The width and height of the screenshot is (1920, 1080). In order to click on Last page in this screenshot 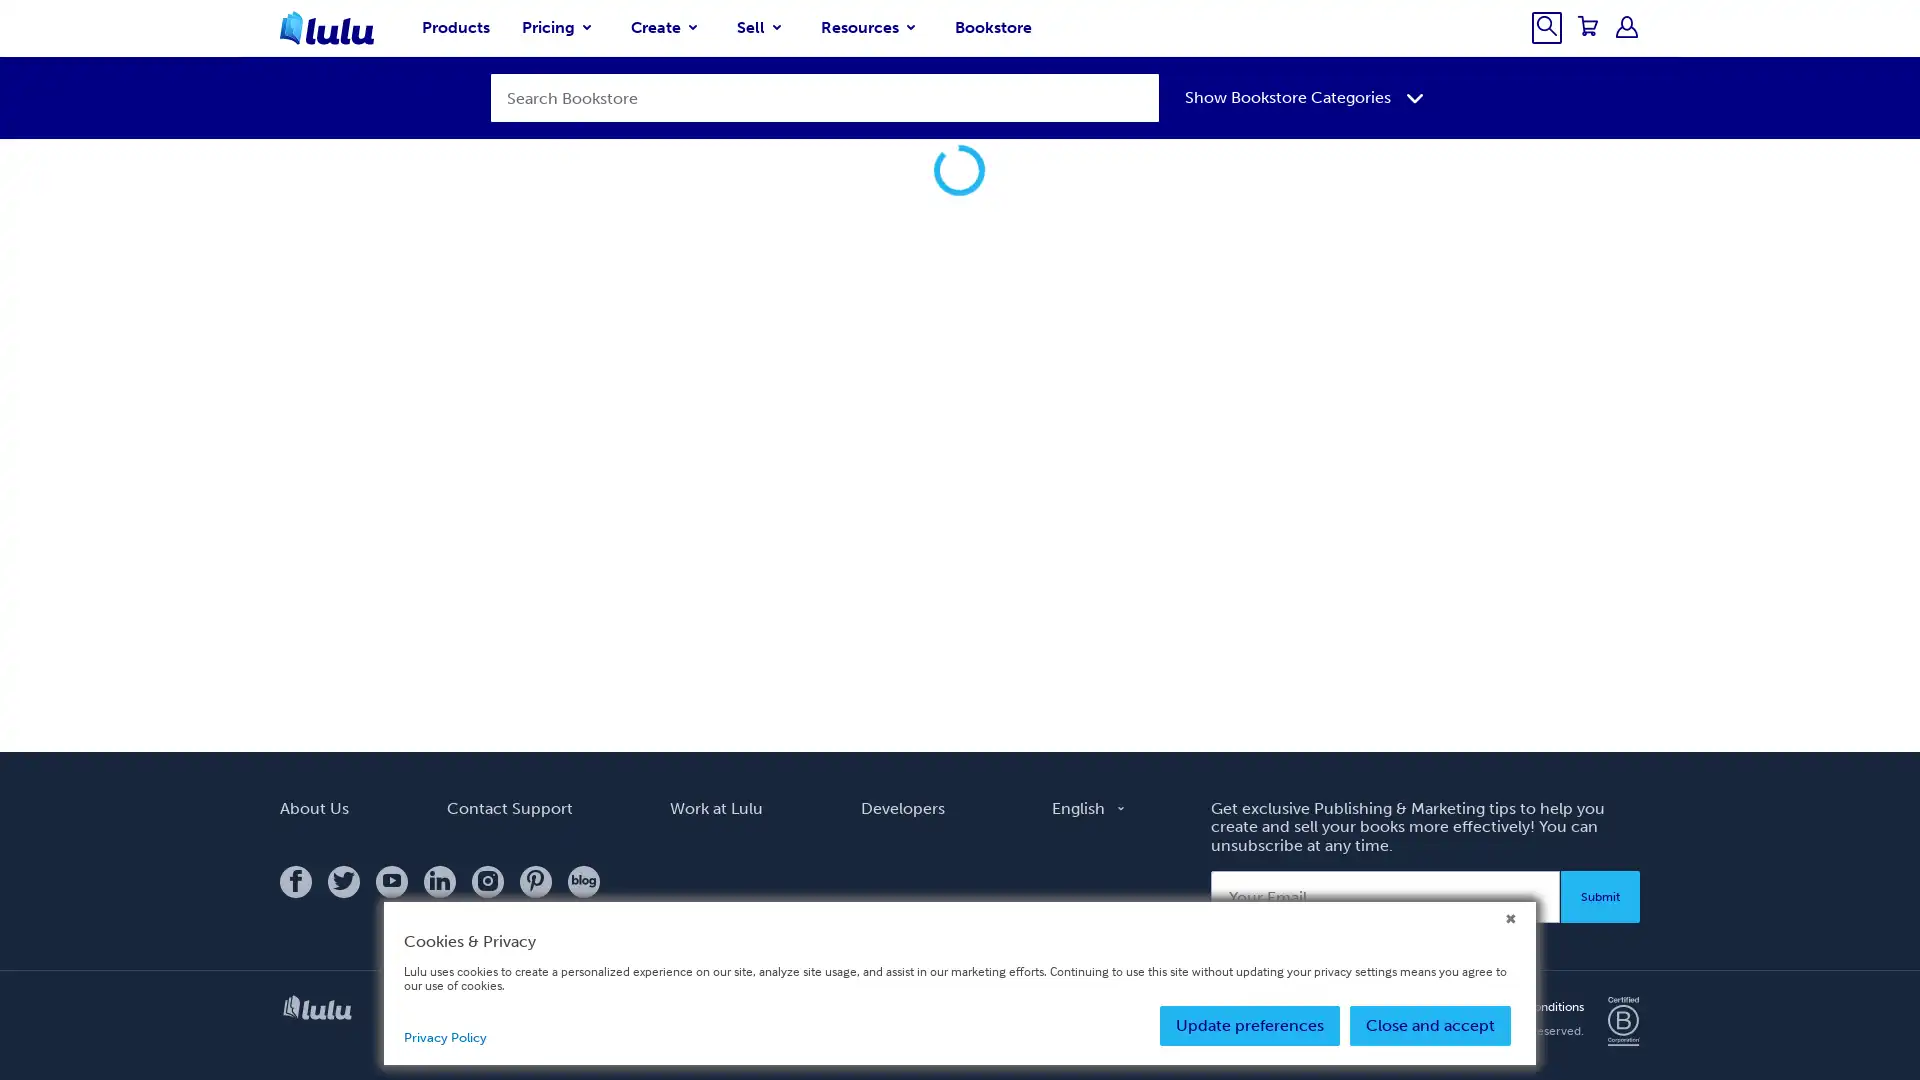, I will do `click(1620, 612)`.